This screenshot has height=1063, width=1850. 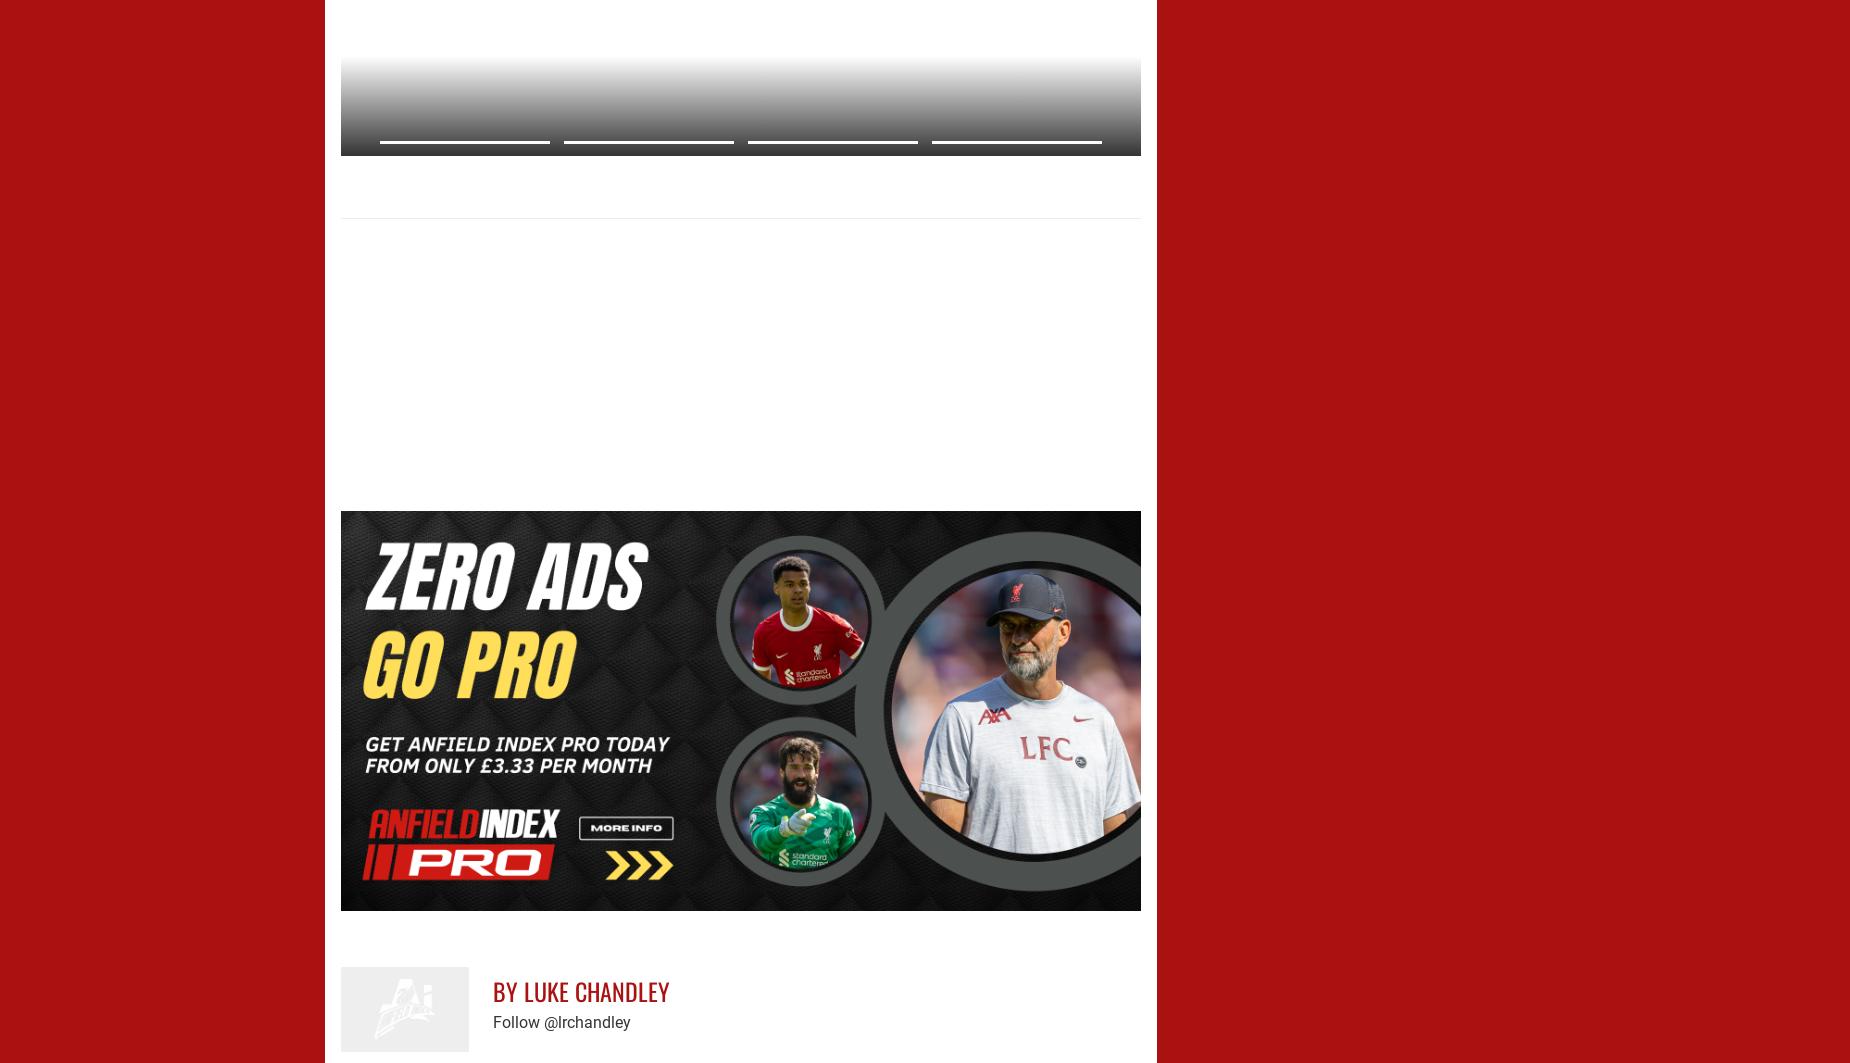 I want to click on 'investing.com', so click(x=375, y=200).